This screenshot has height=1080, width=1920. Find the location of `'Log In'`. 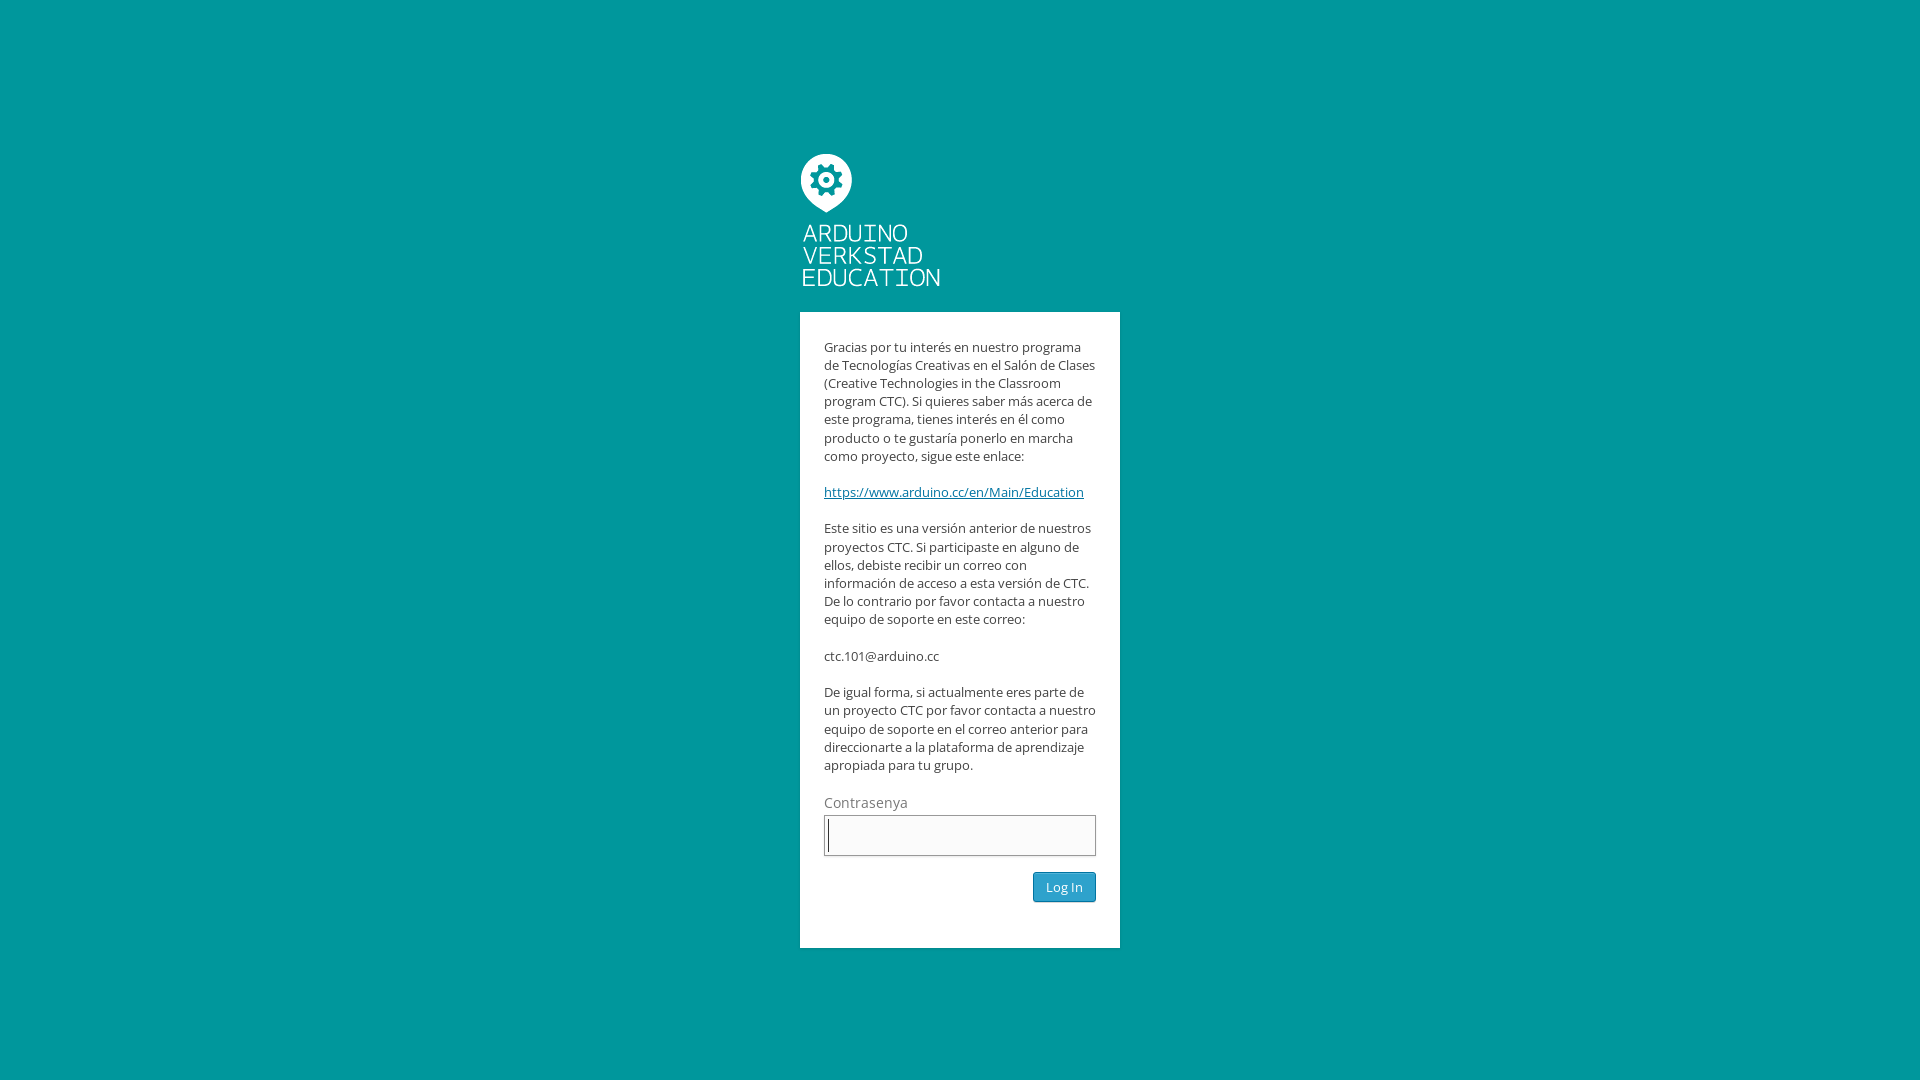

'Log In' is located at coordinates (1063, 886).